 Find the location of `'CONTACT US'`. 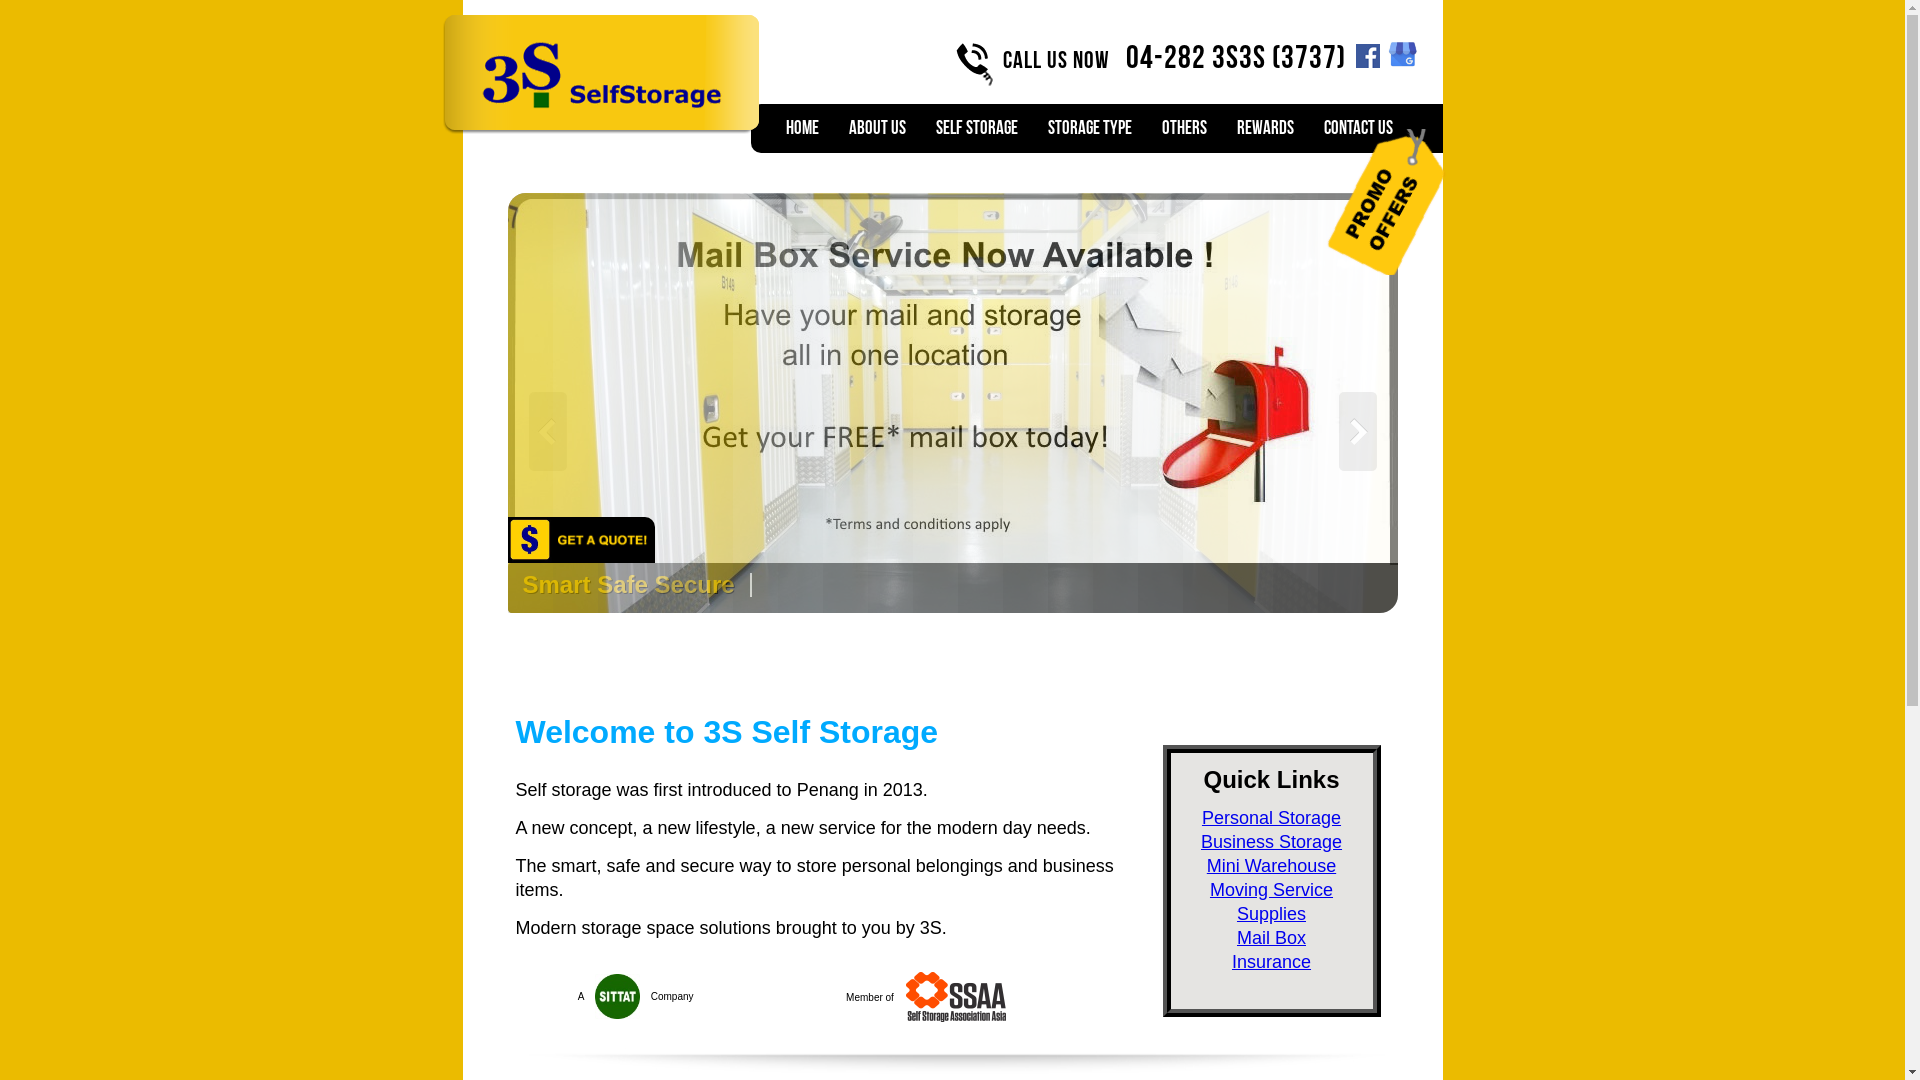

'CONTACT US' is located at coordinates (1358, 128).